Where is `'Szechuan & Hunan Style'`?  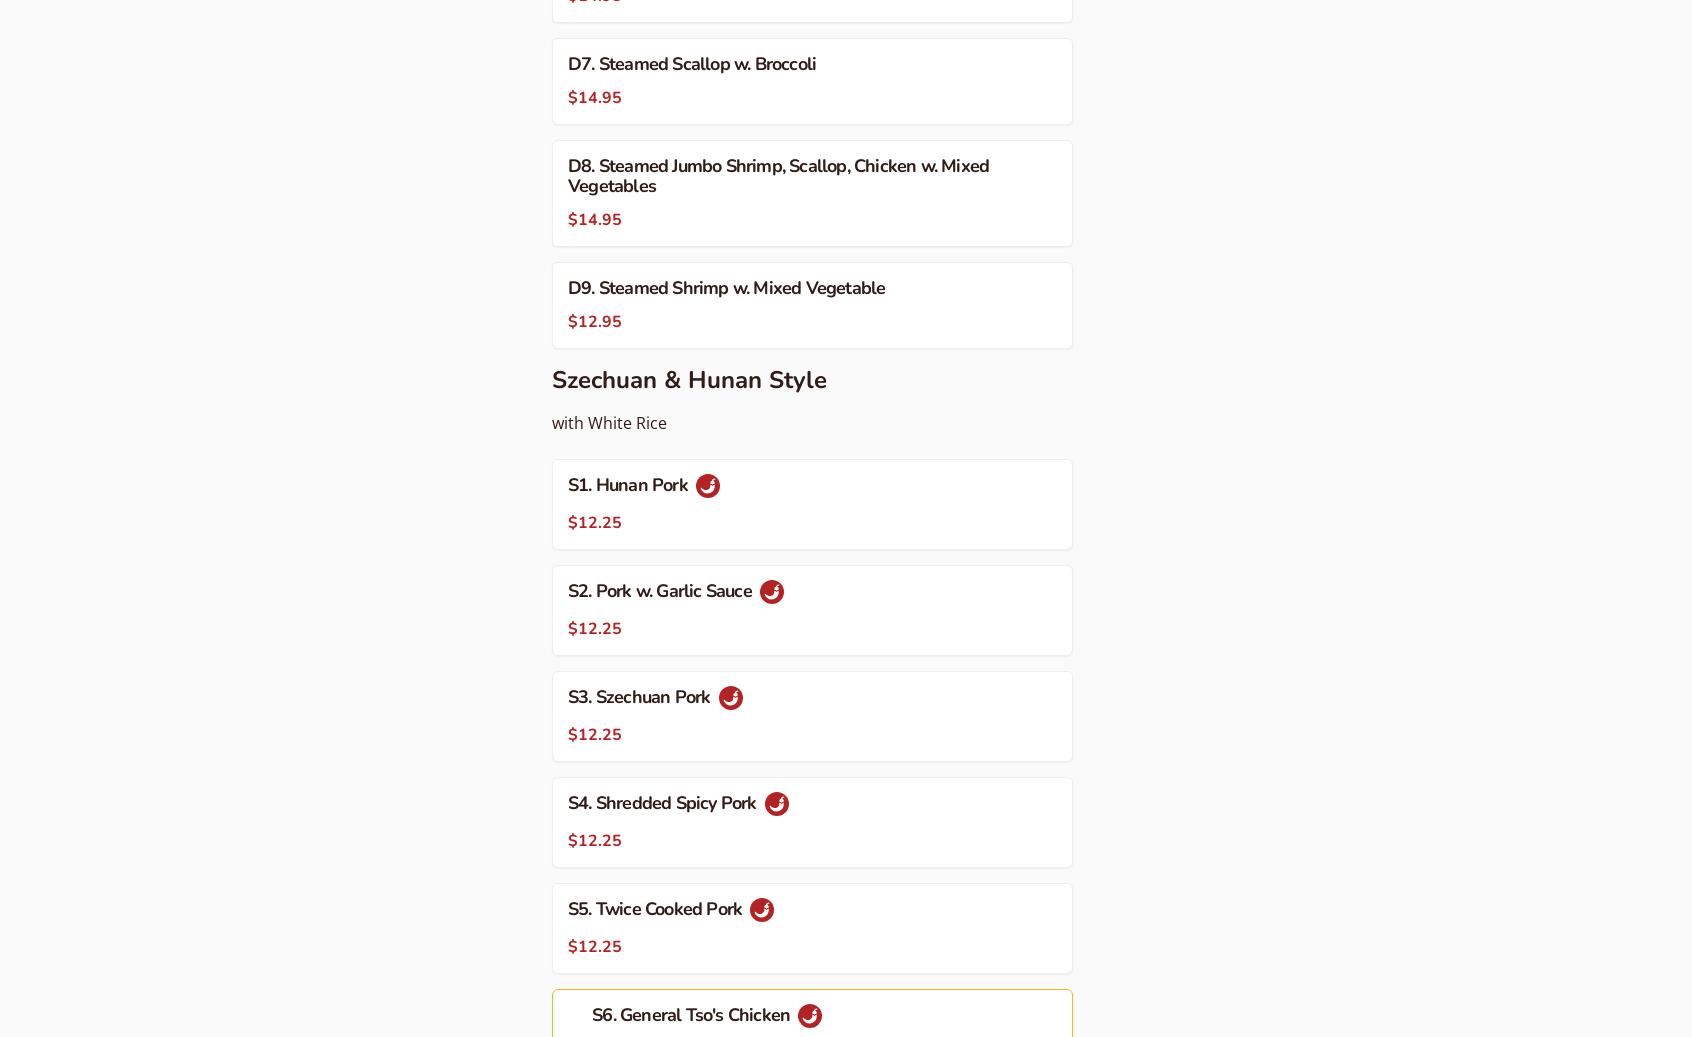
'Szechuan & Hunan Style' is located at coordinates (689, 378).